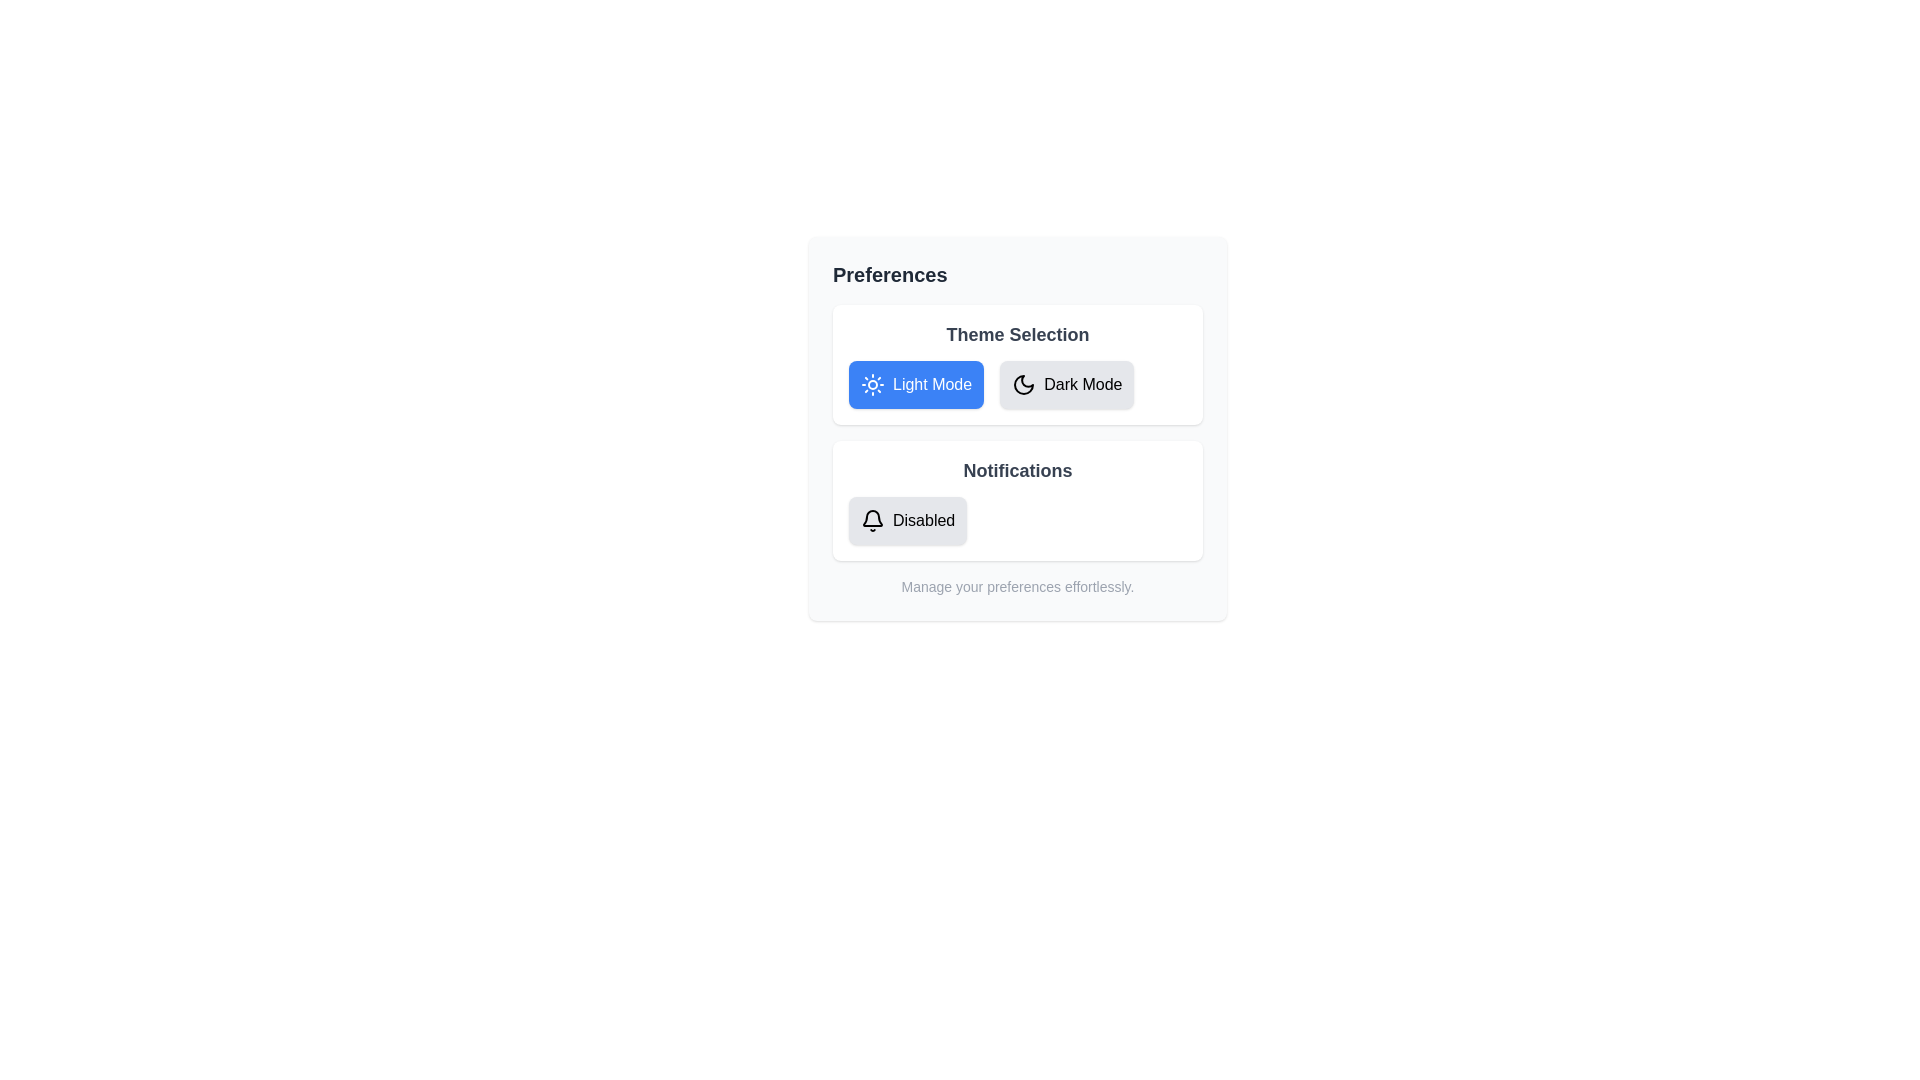 This screenshot has height=1080, width=1920. Describe the element at coordinates (889, 274) in the screenshot. I see `the text label that serves as the header for the Preferences section` at that location.